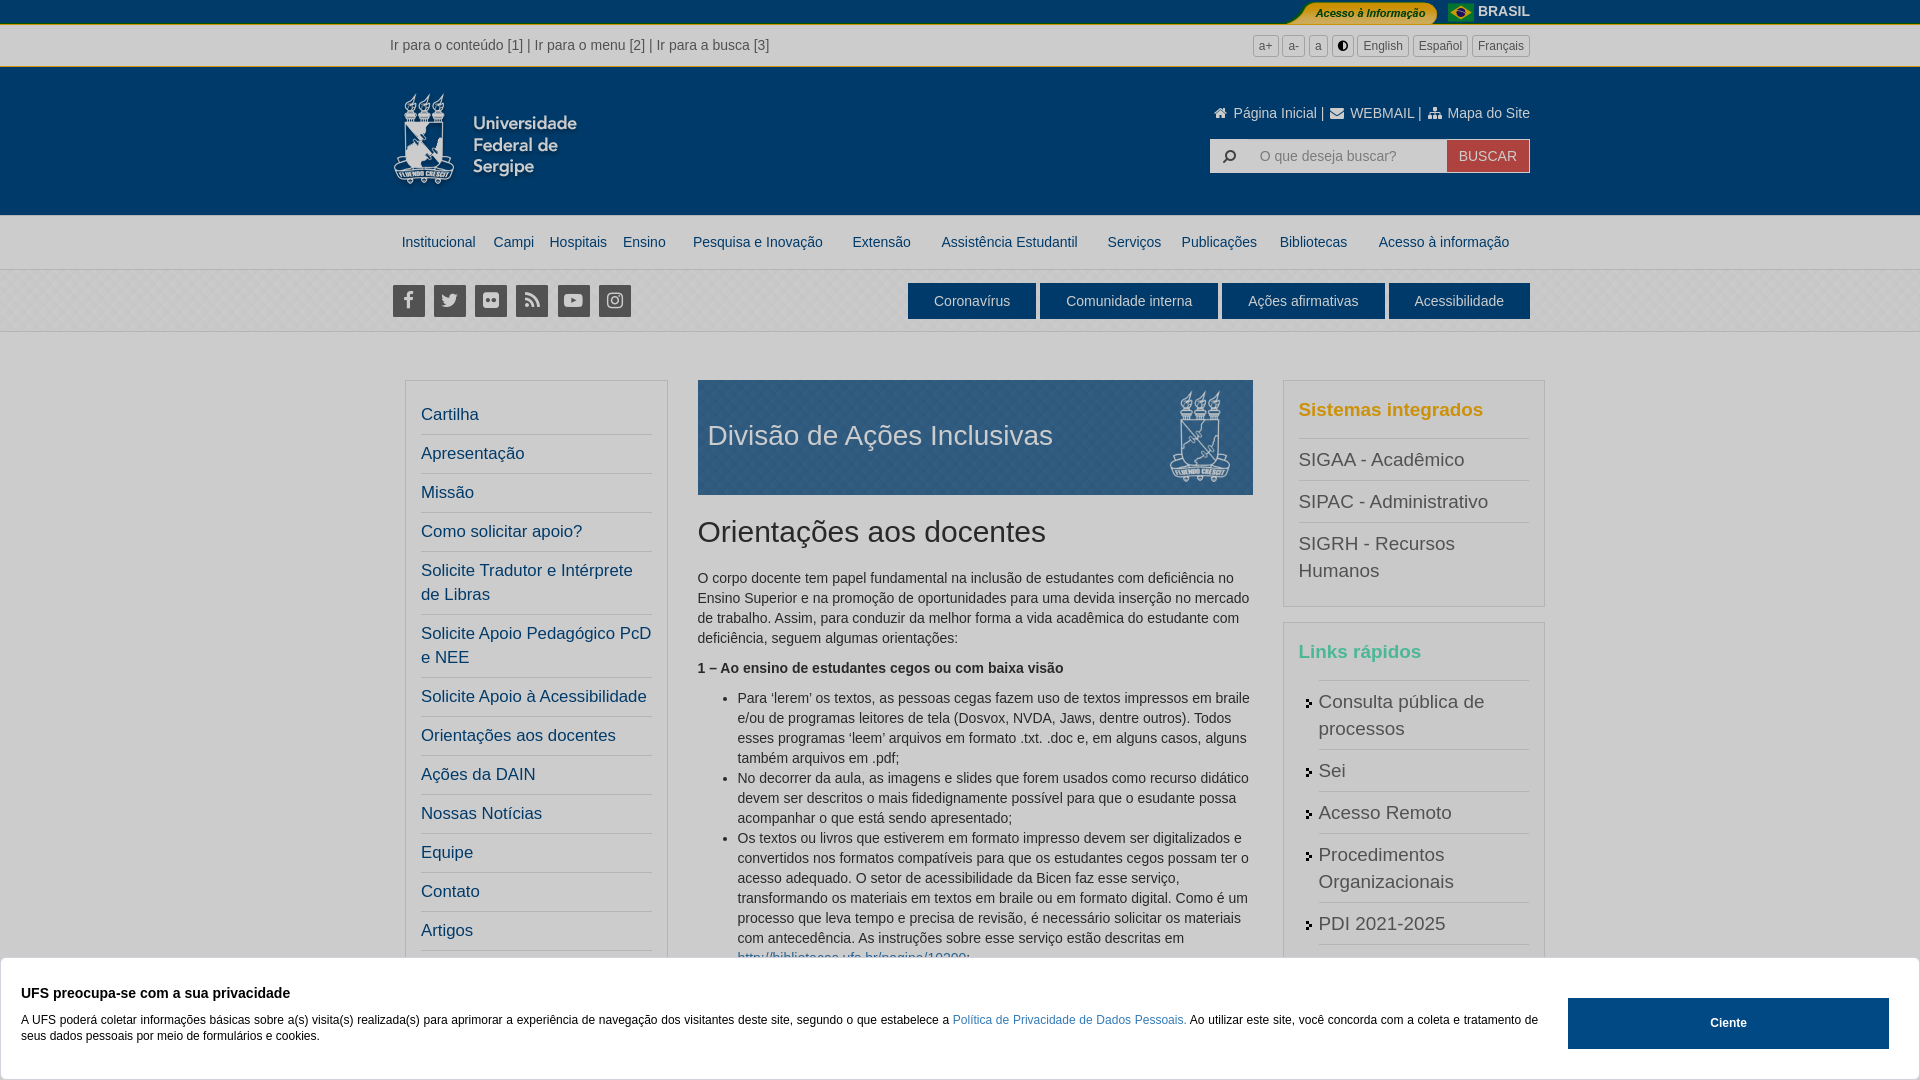 This screenshot has width=1920, height=1080. I want to click on 'Acessibilidade', so click(1459, 300).